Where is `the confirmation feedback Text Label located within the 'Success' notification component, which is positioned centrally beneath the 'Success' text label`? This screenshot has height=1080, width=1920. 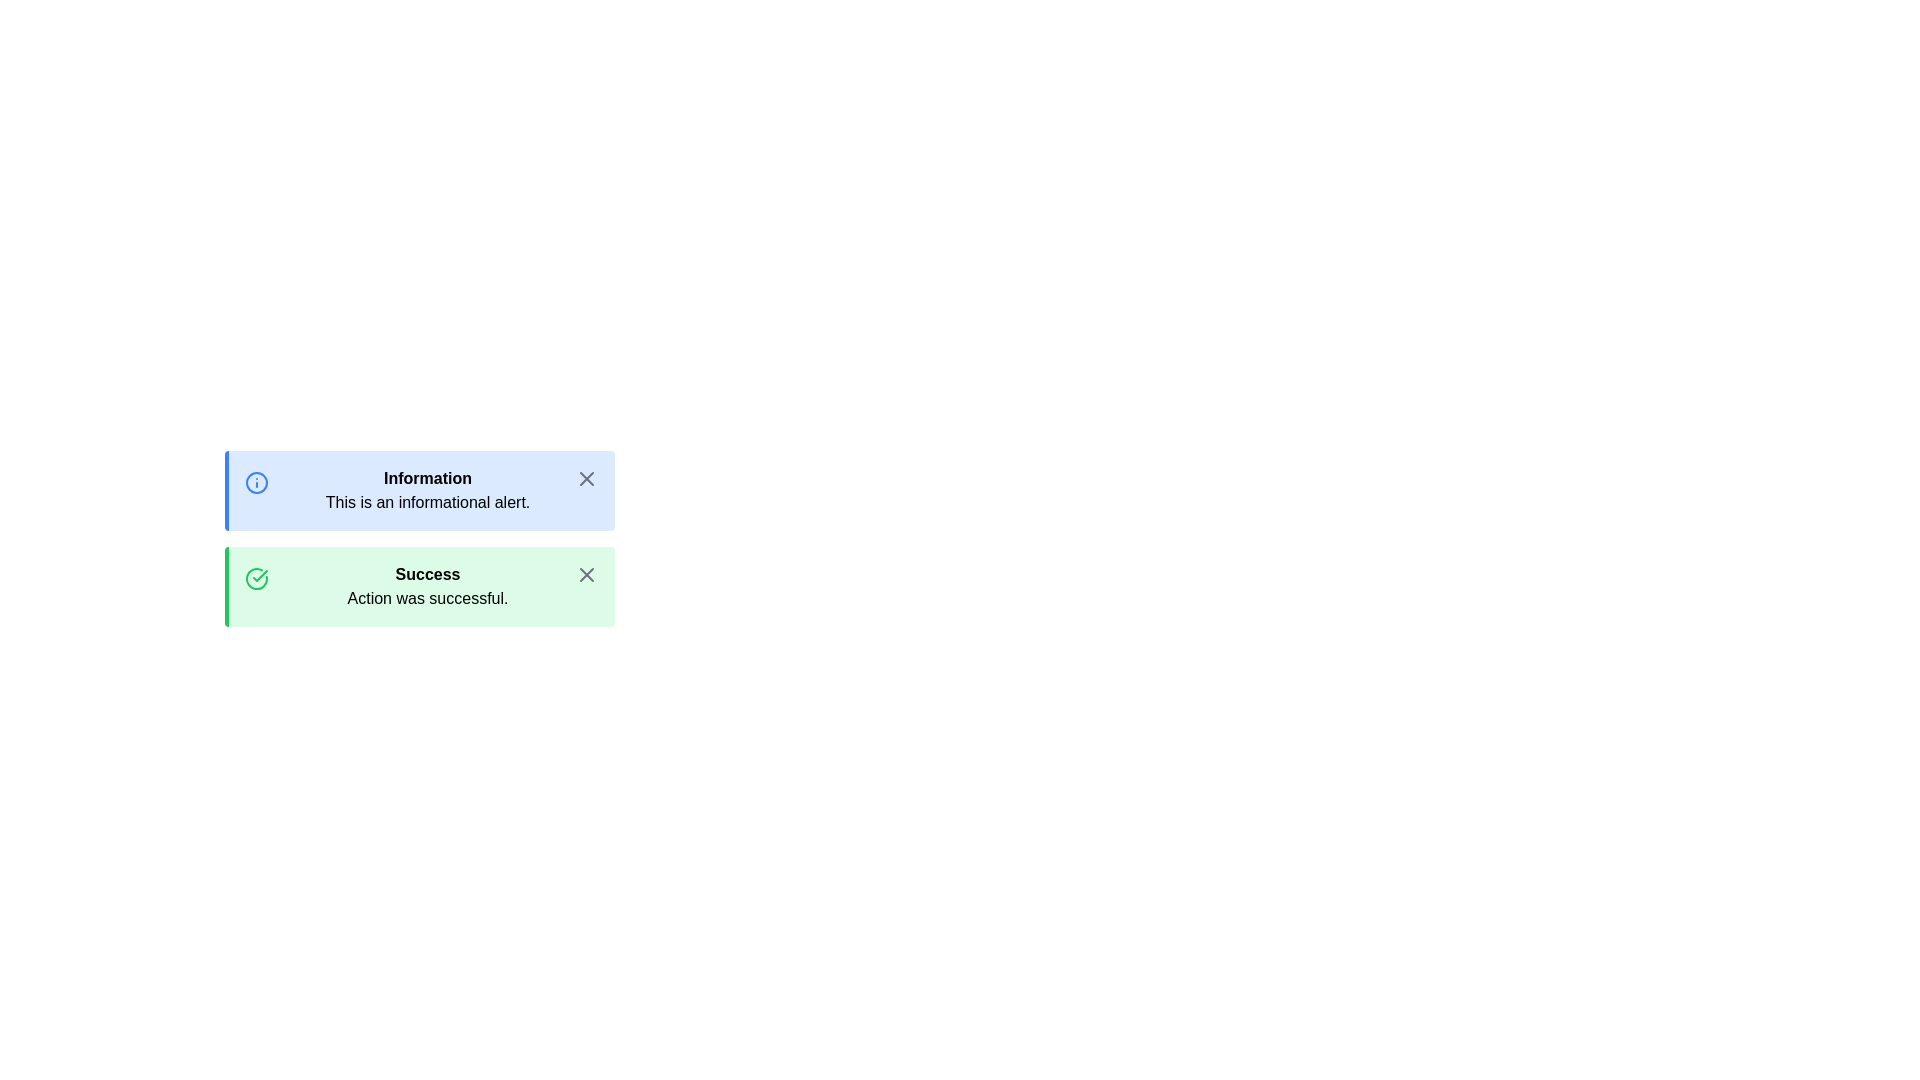
the confirmation feedback Text Label located within the 'Success' notification component, which is positioned centrally beneath the 'Success' text label is located at coordinates (426, 597).